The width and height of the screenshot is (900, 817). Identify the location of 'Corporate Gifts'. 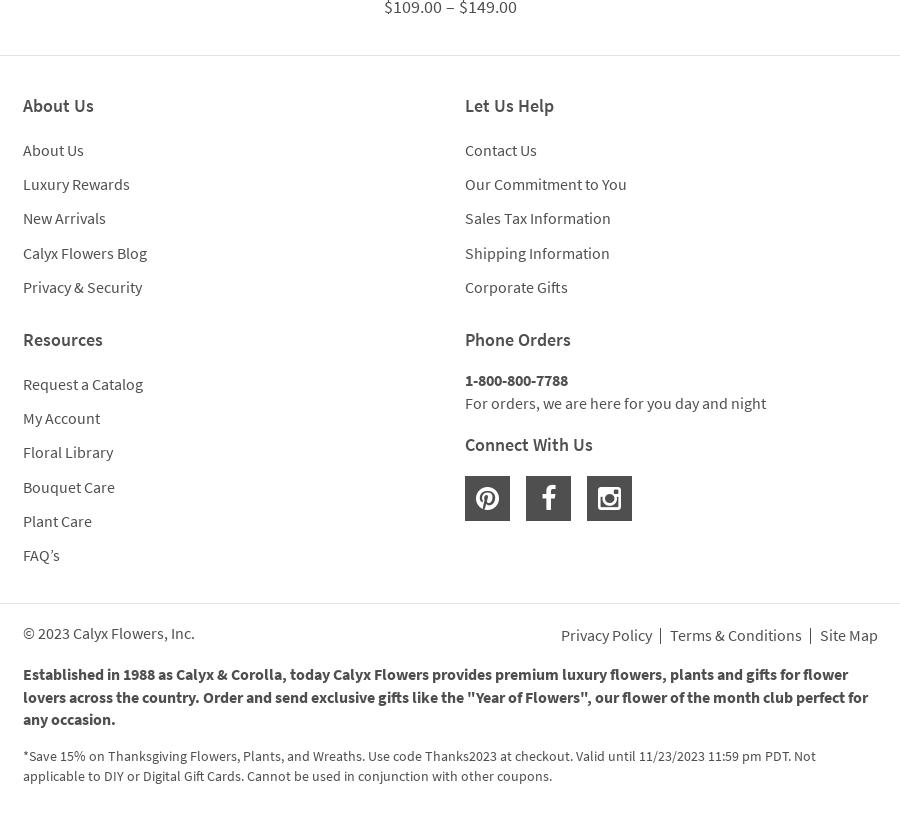
(515, 286).